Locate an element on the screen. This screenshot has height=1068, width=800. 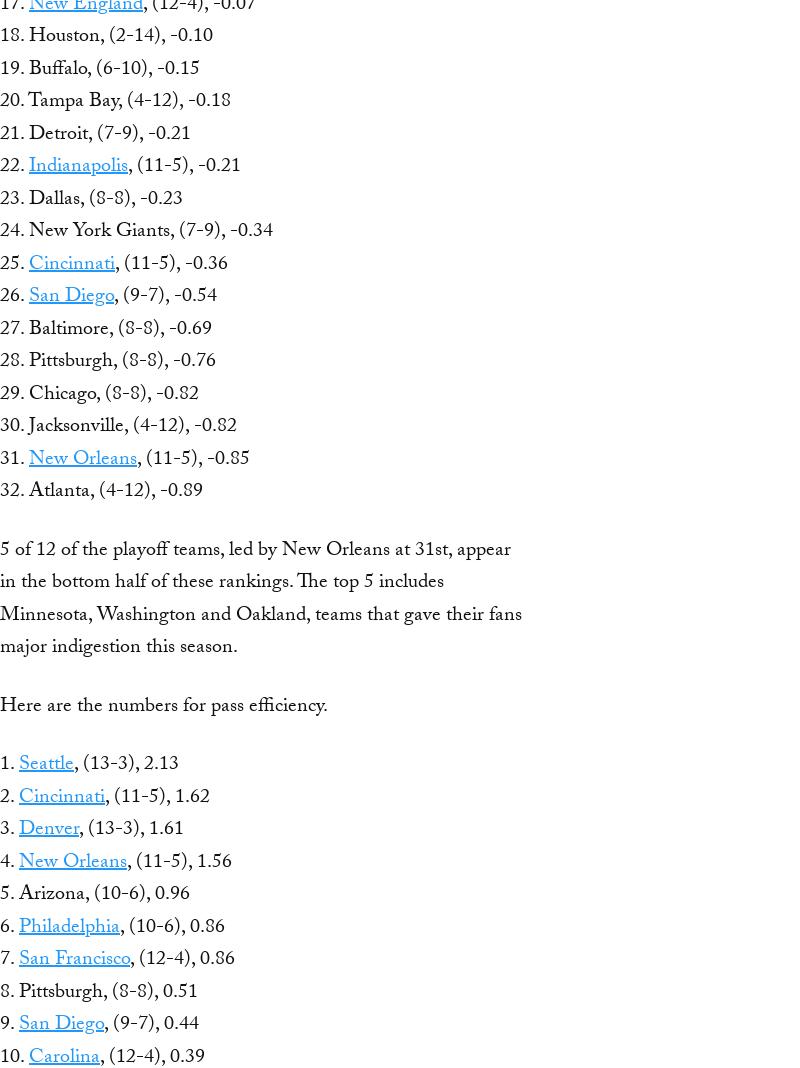
'32. Atlanta, (4-12), -0.89' is located at coordinates (100, 492).